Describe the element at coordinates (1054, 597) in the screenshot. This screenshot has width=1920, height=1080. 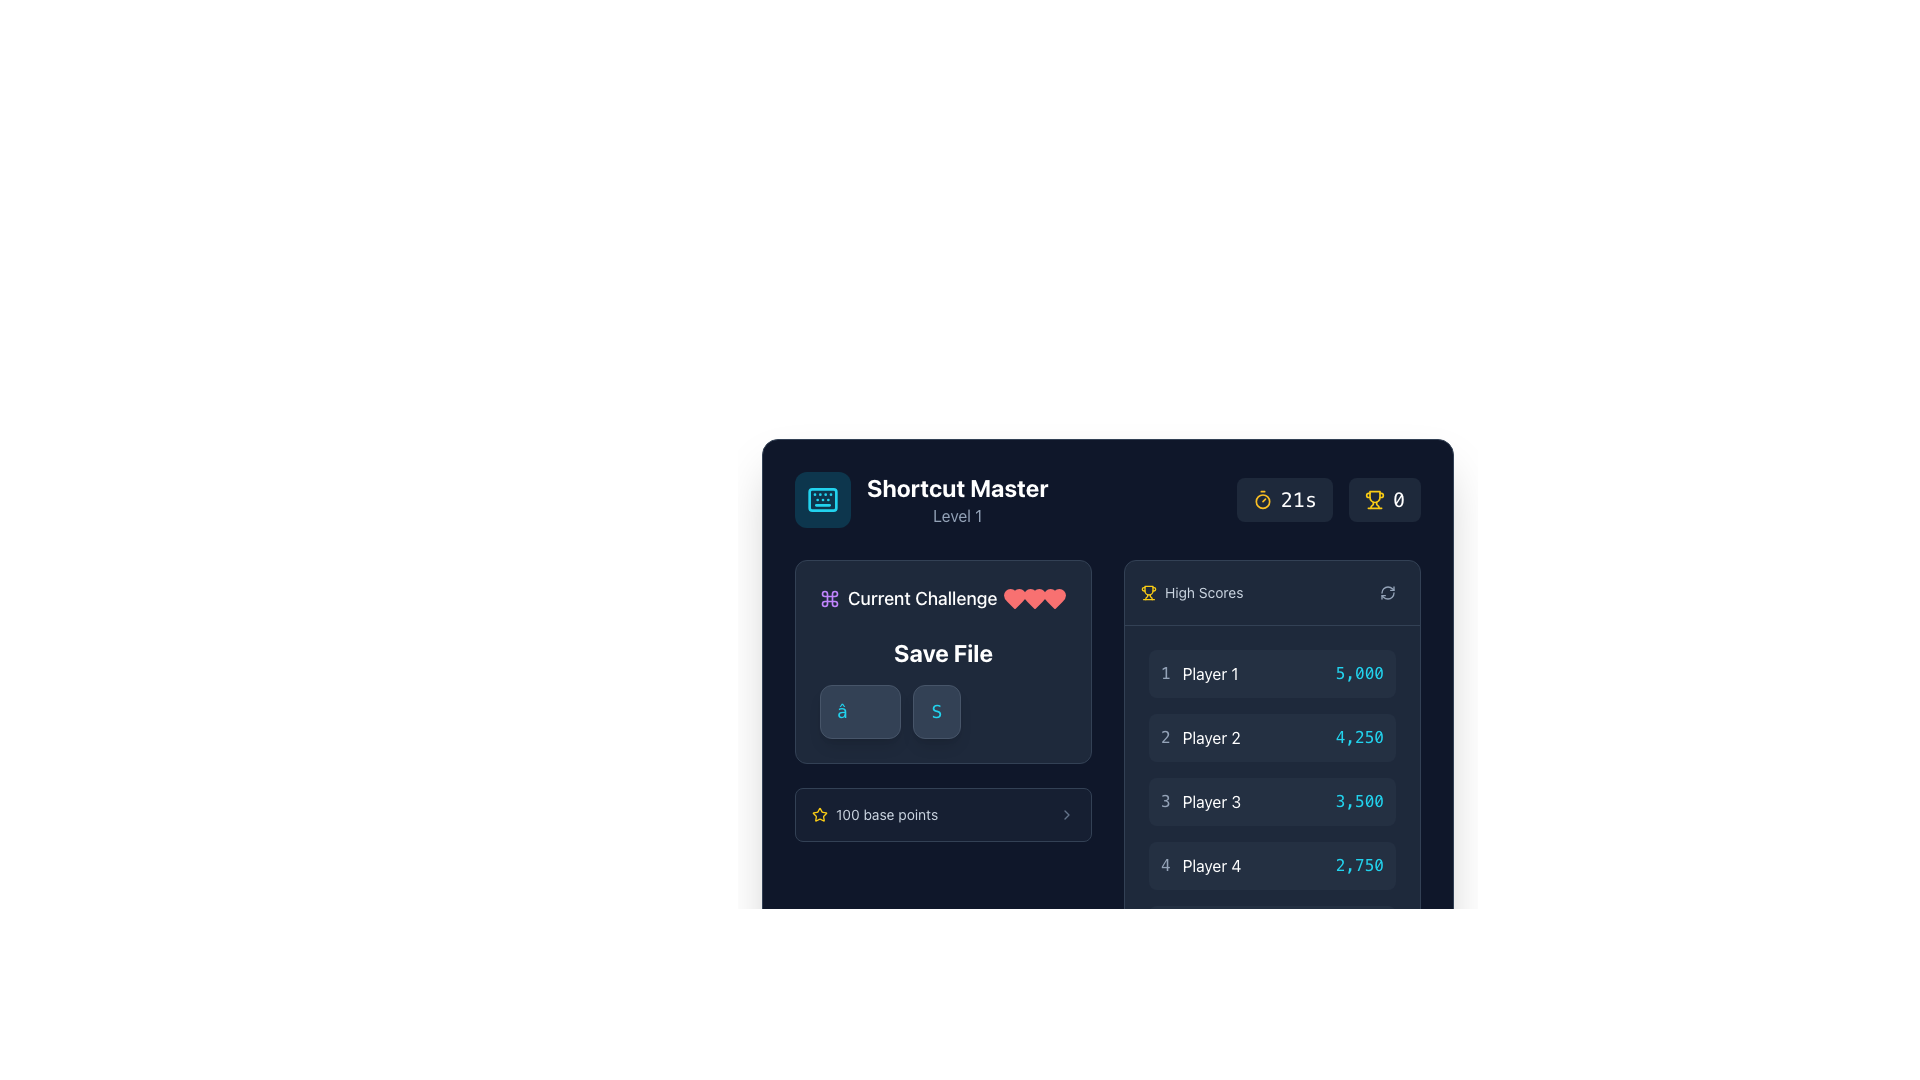
I see `the middle heart-shaped icon, which is filled red, located in the 'Current Challenge' section of the application interface` at that location.